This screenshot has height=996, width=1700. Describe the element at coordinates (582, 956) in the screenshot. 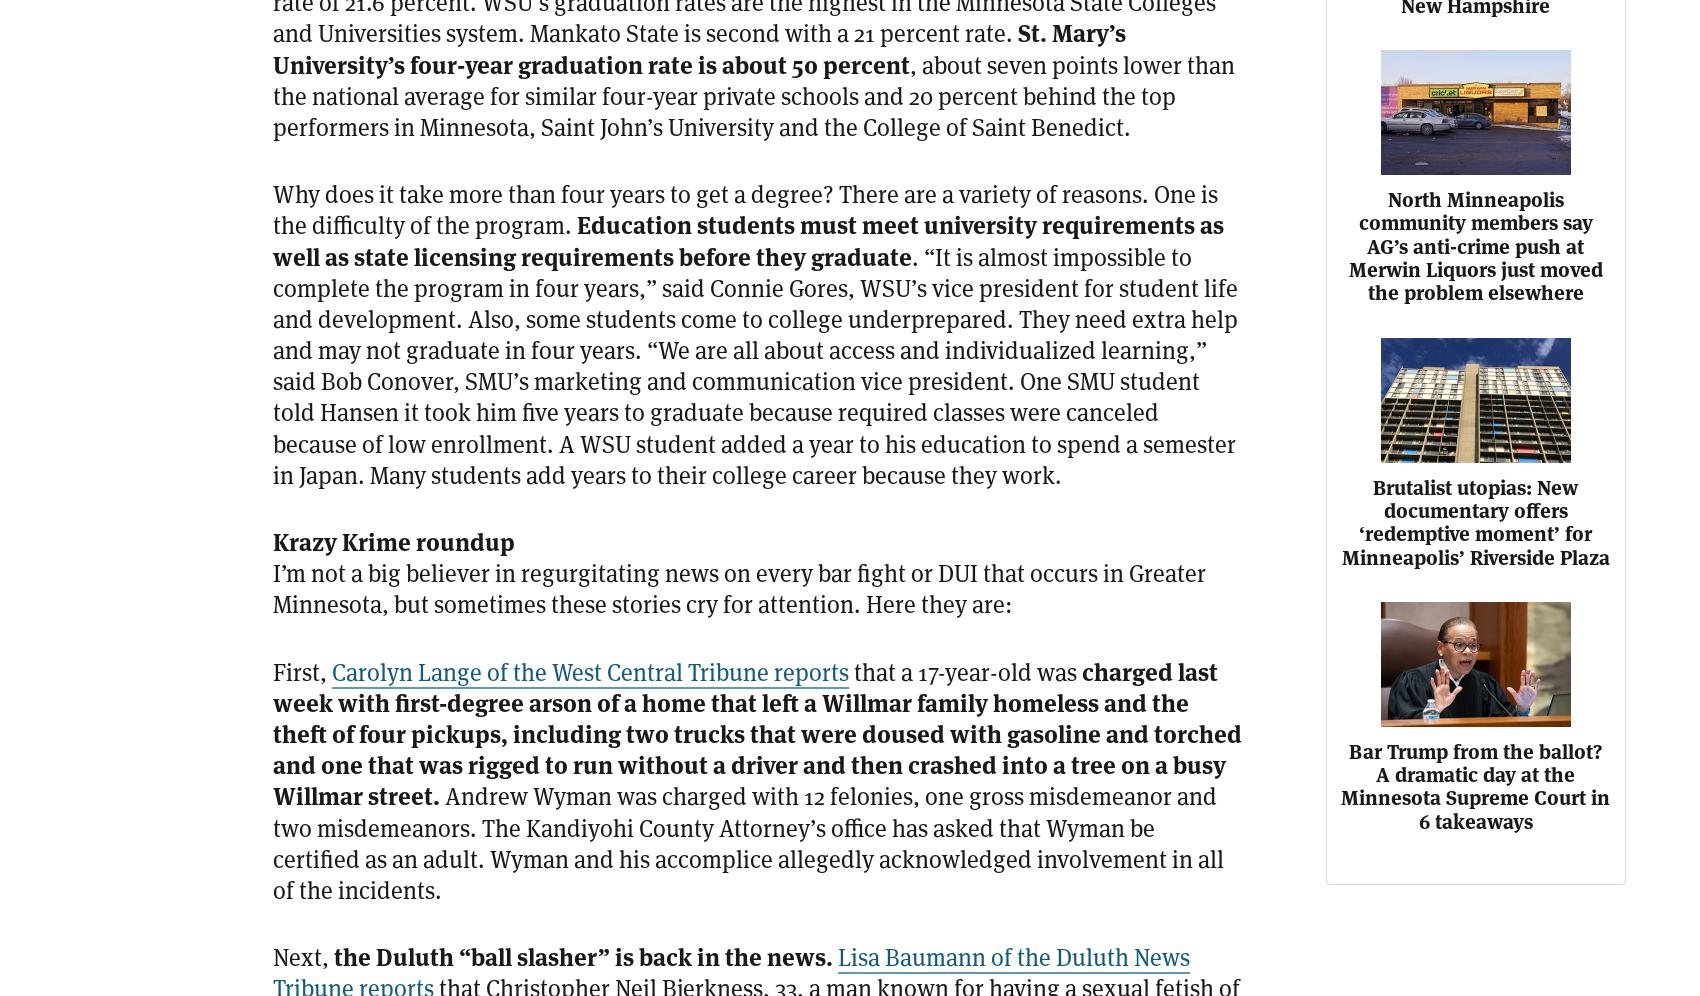

I see `'the Duluth “ball slasher” is back in the news.'` at that location.